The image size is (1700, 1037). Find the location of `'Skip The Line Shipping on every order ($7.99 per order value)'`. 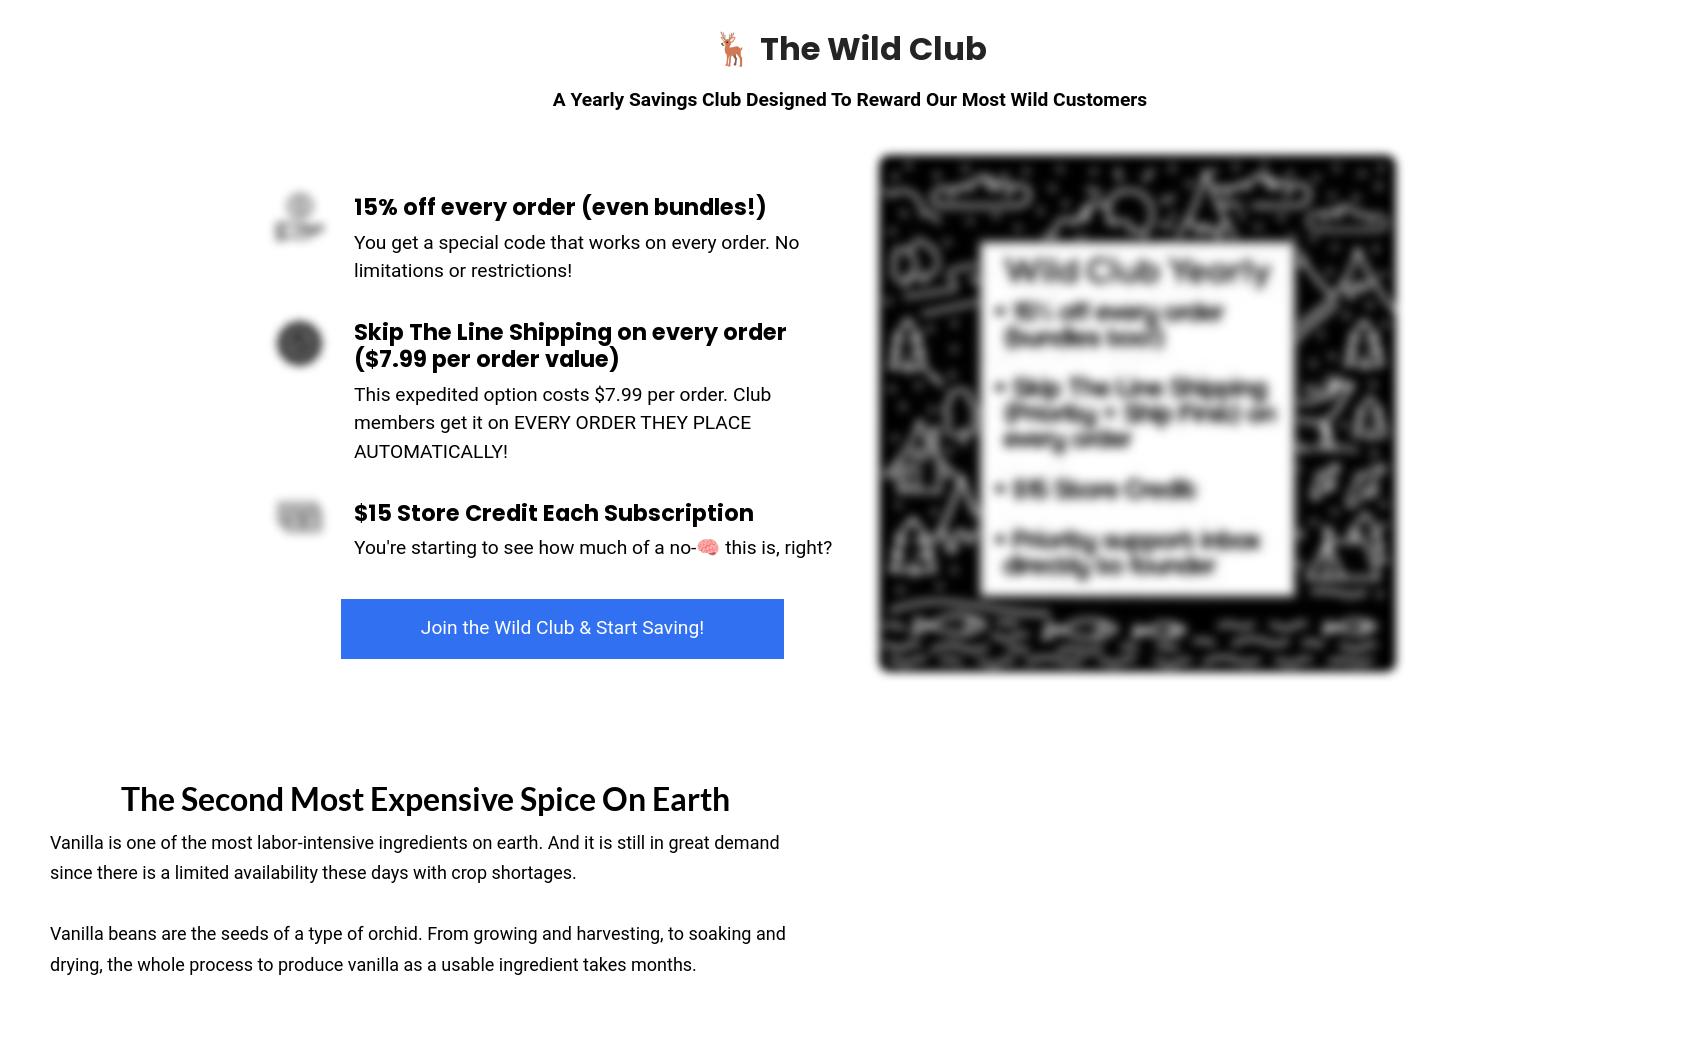

'Skip The Line Shipping on every order ($7.99 per order value)' is located at coordinates (569, 343).